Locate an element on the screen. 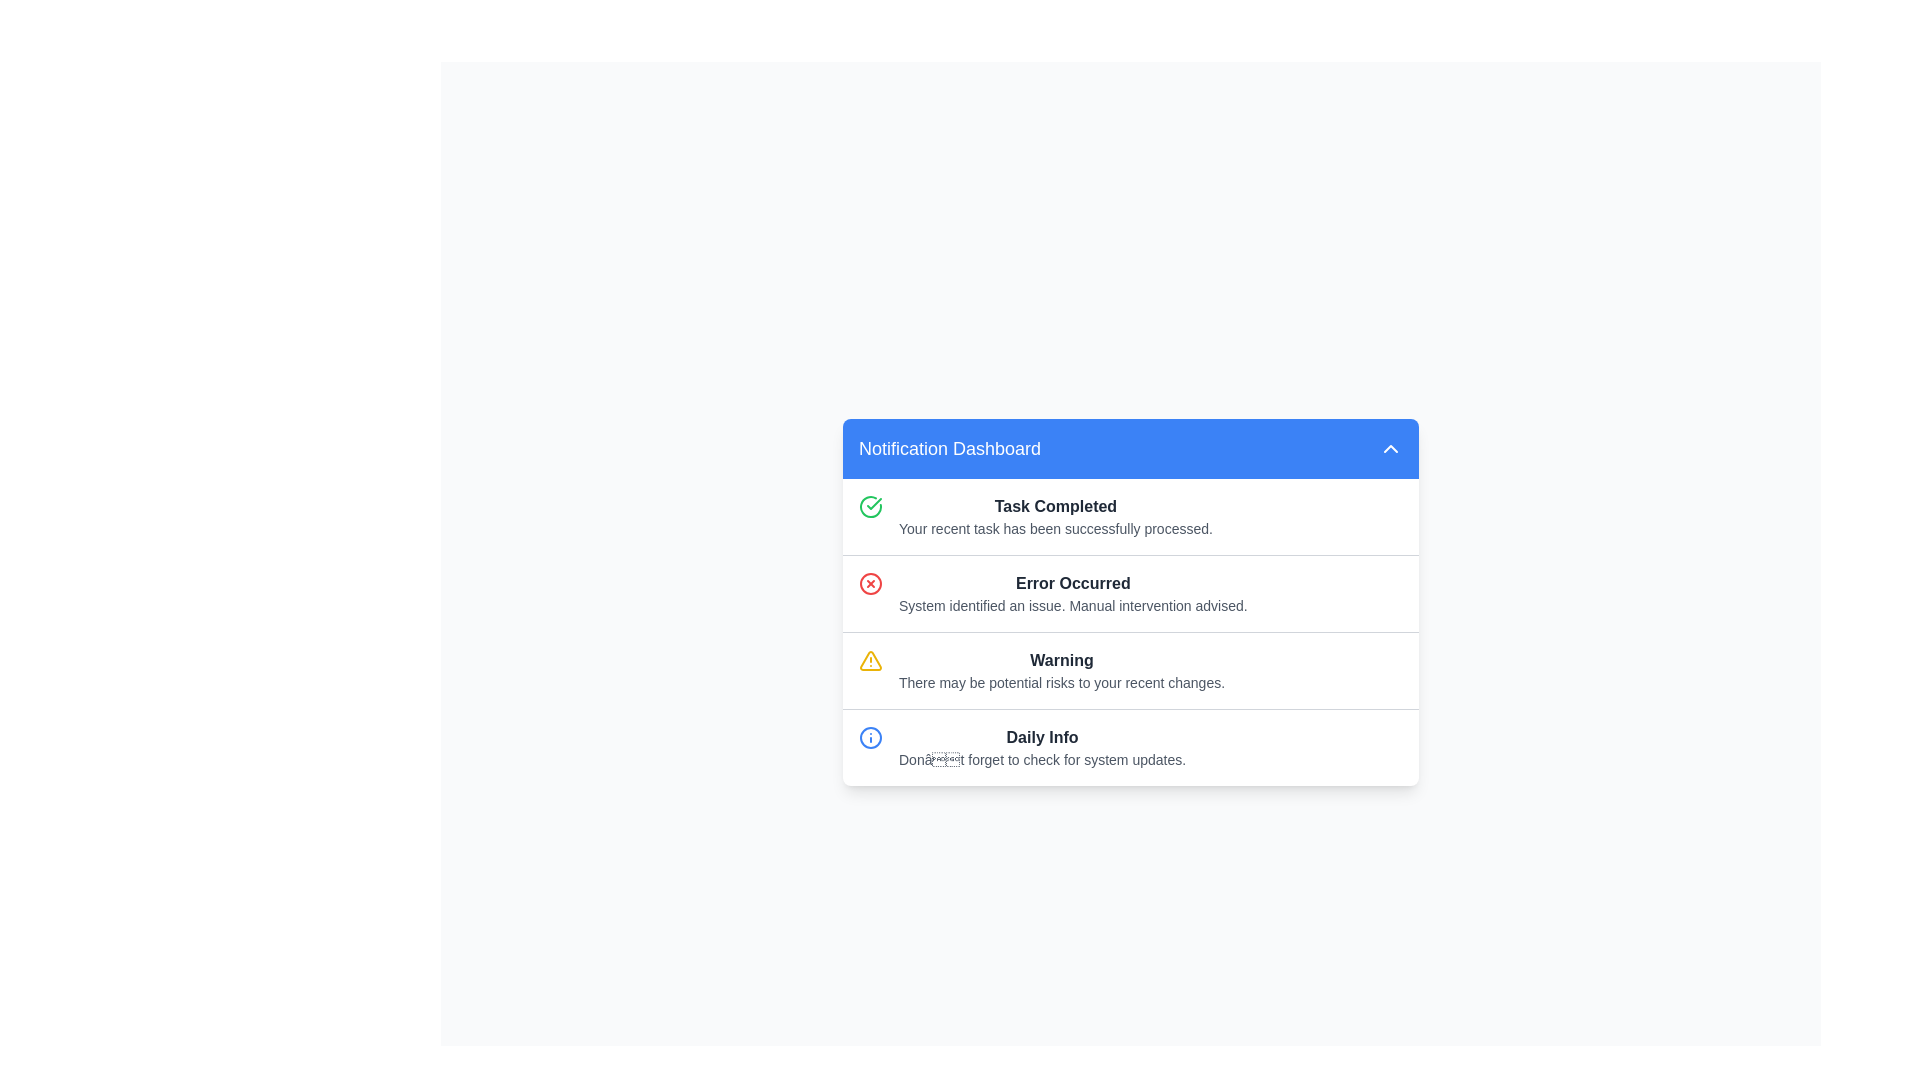  the circular graphical icon with an integrated cross mark that indicates an error status in the notification row, located to the left of the 'Error Occurred' text is located at coordinates (870, 583).